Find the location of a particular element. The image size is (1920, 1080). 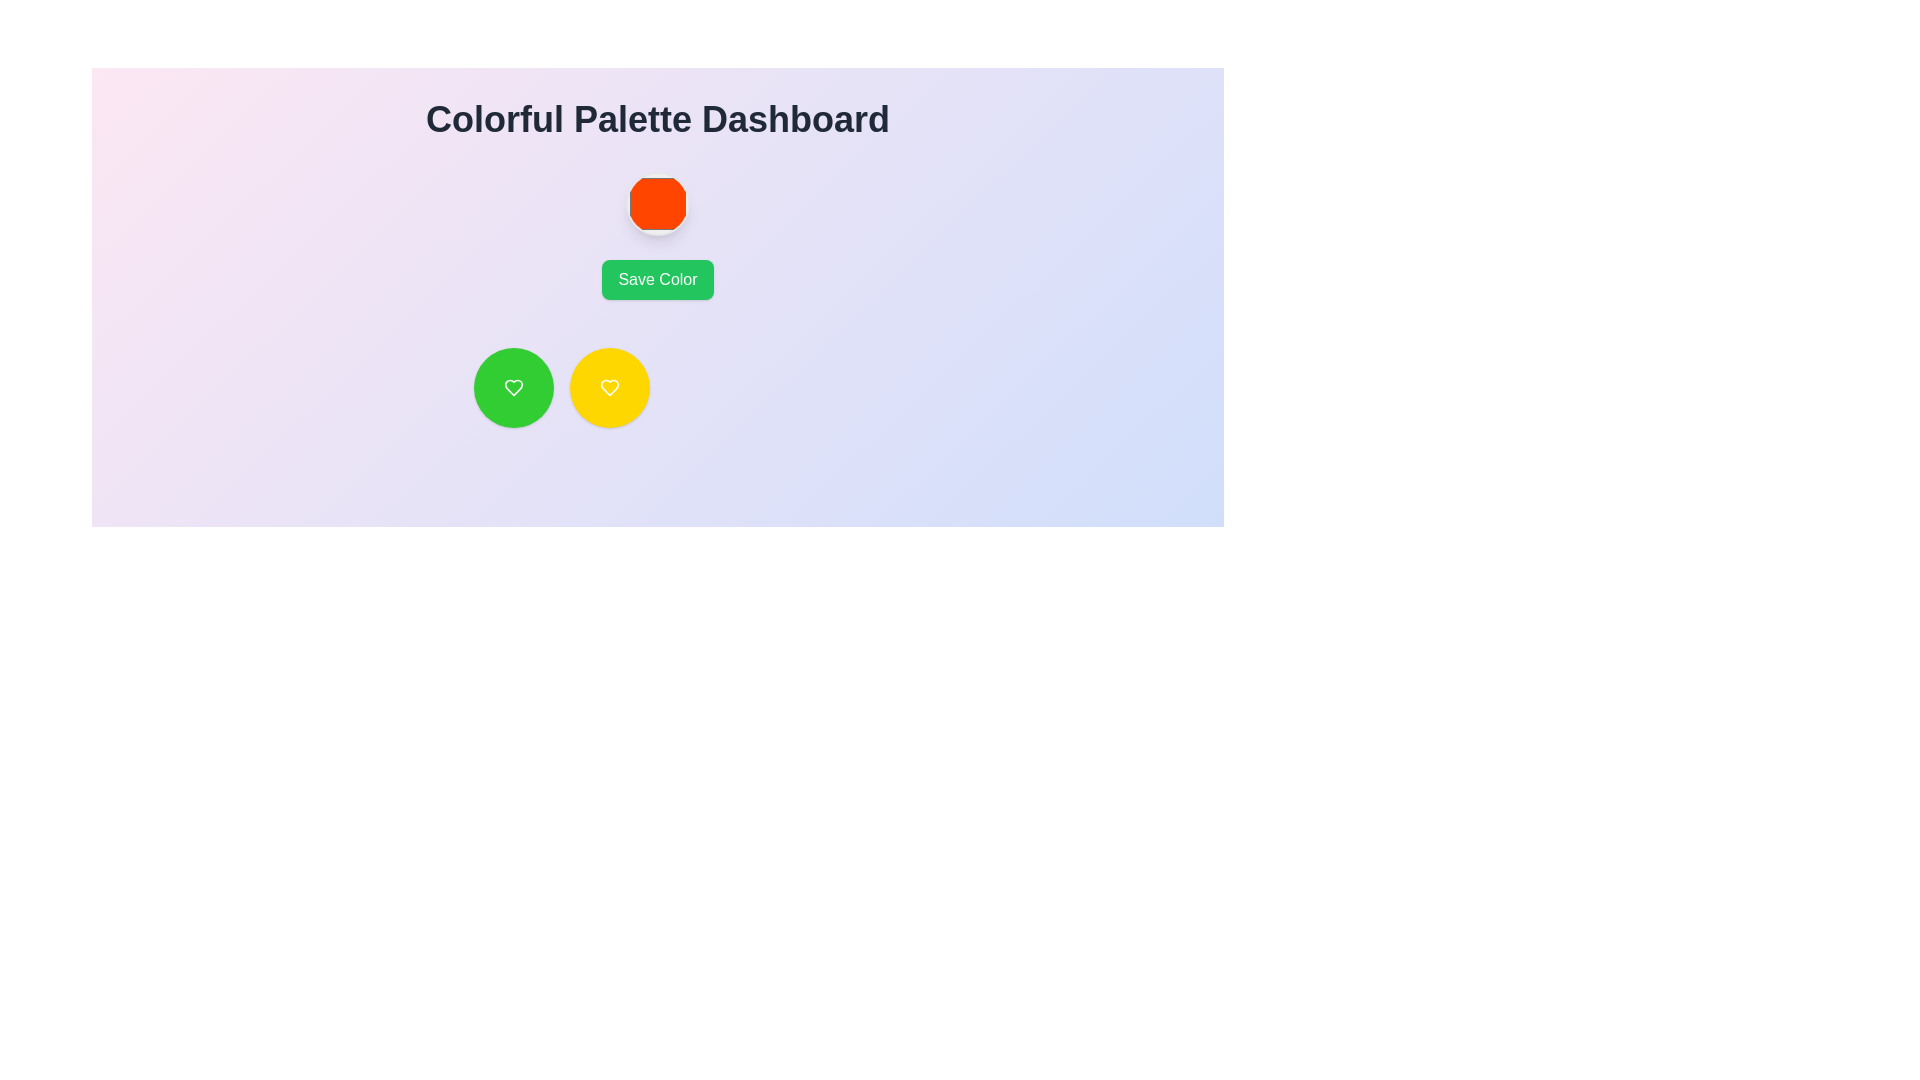

the heart-shaped decorative element filled with a gradient yellow shade, which is the second button in the second row below the 'Save Color' button is located at coordinates (608, 388).